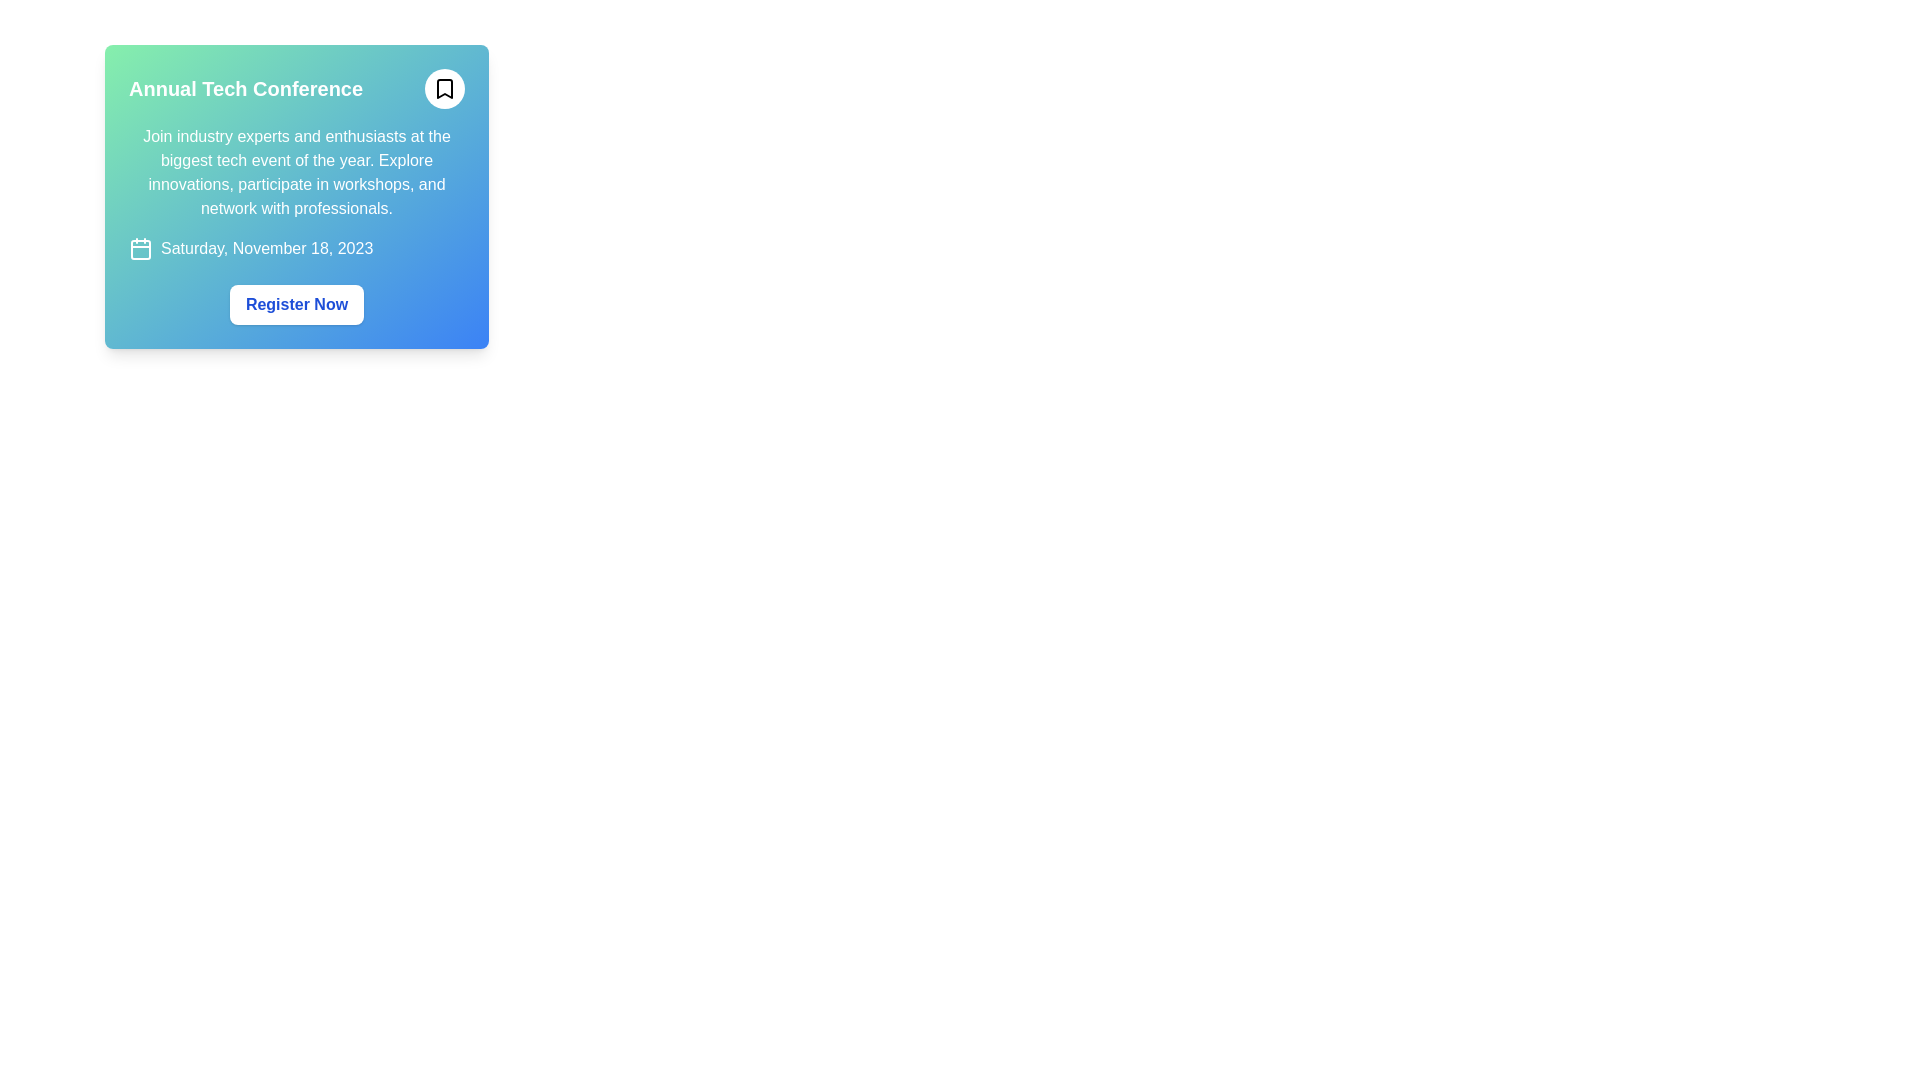  What do you see at coordinates (296, 304) in the screenshot?
I see `the 'Register Now' button with a white background and blue text, located within the 'Annual Tech Conference' card` at bounding box center [296, 304].